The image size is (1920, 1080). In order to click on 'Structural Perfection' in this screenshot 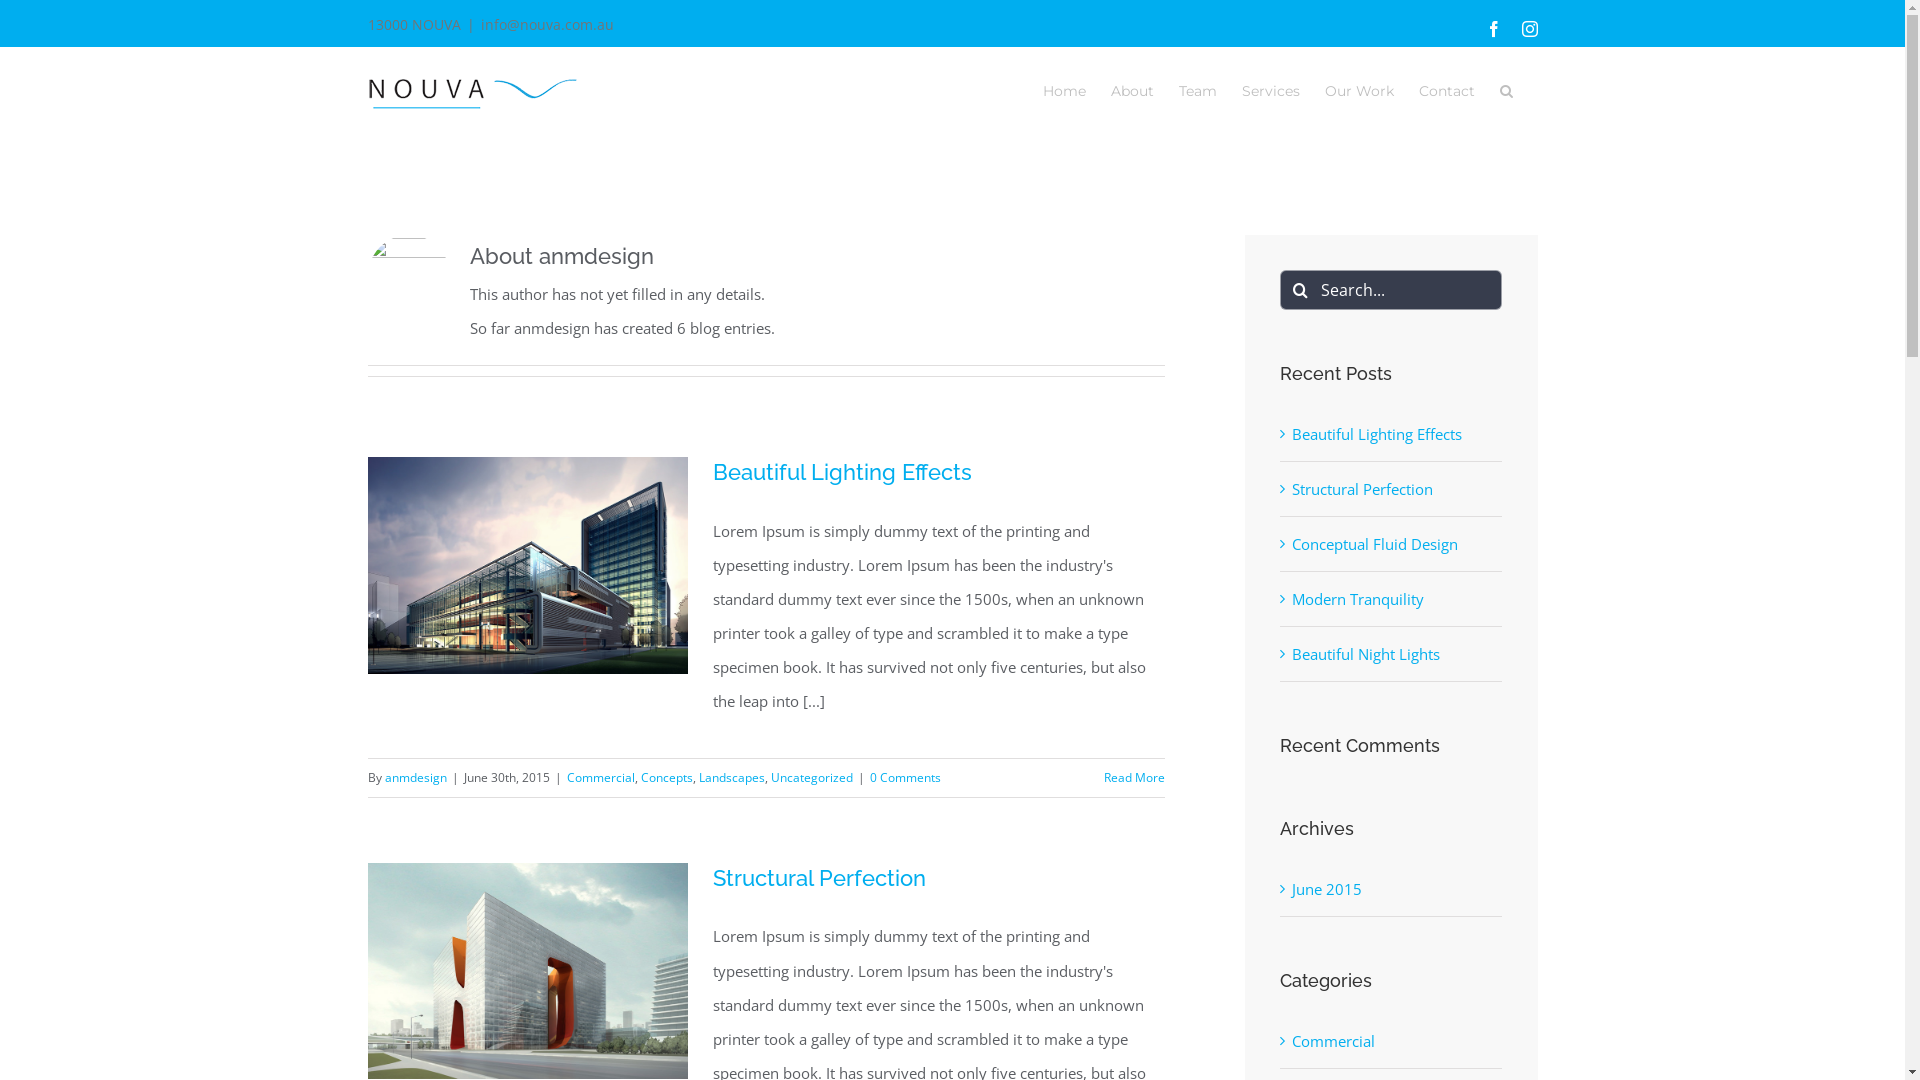, I will do `click(1291, 489)`.